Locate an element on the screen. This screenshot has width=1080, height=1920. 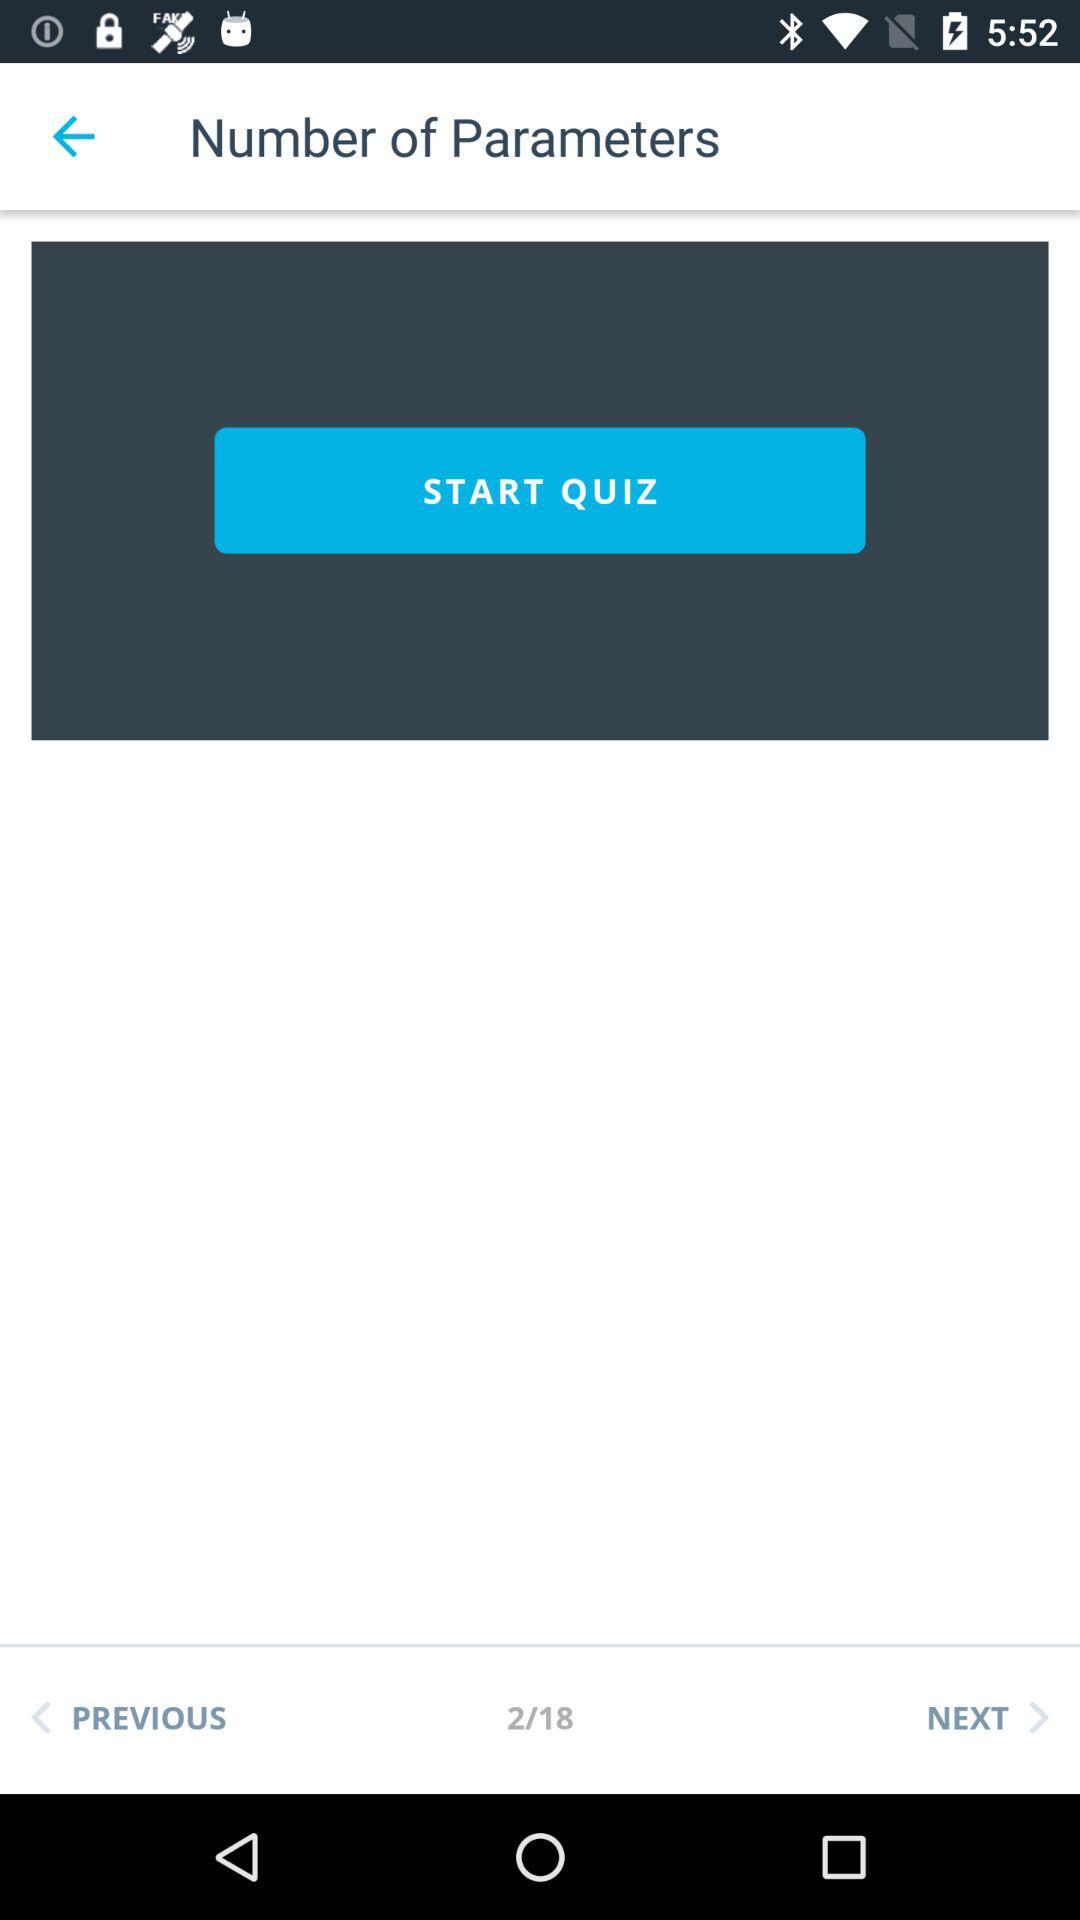
the previous at the bottom left corner is located at coordinates (128, 1716).